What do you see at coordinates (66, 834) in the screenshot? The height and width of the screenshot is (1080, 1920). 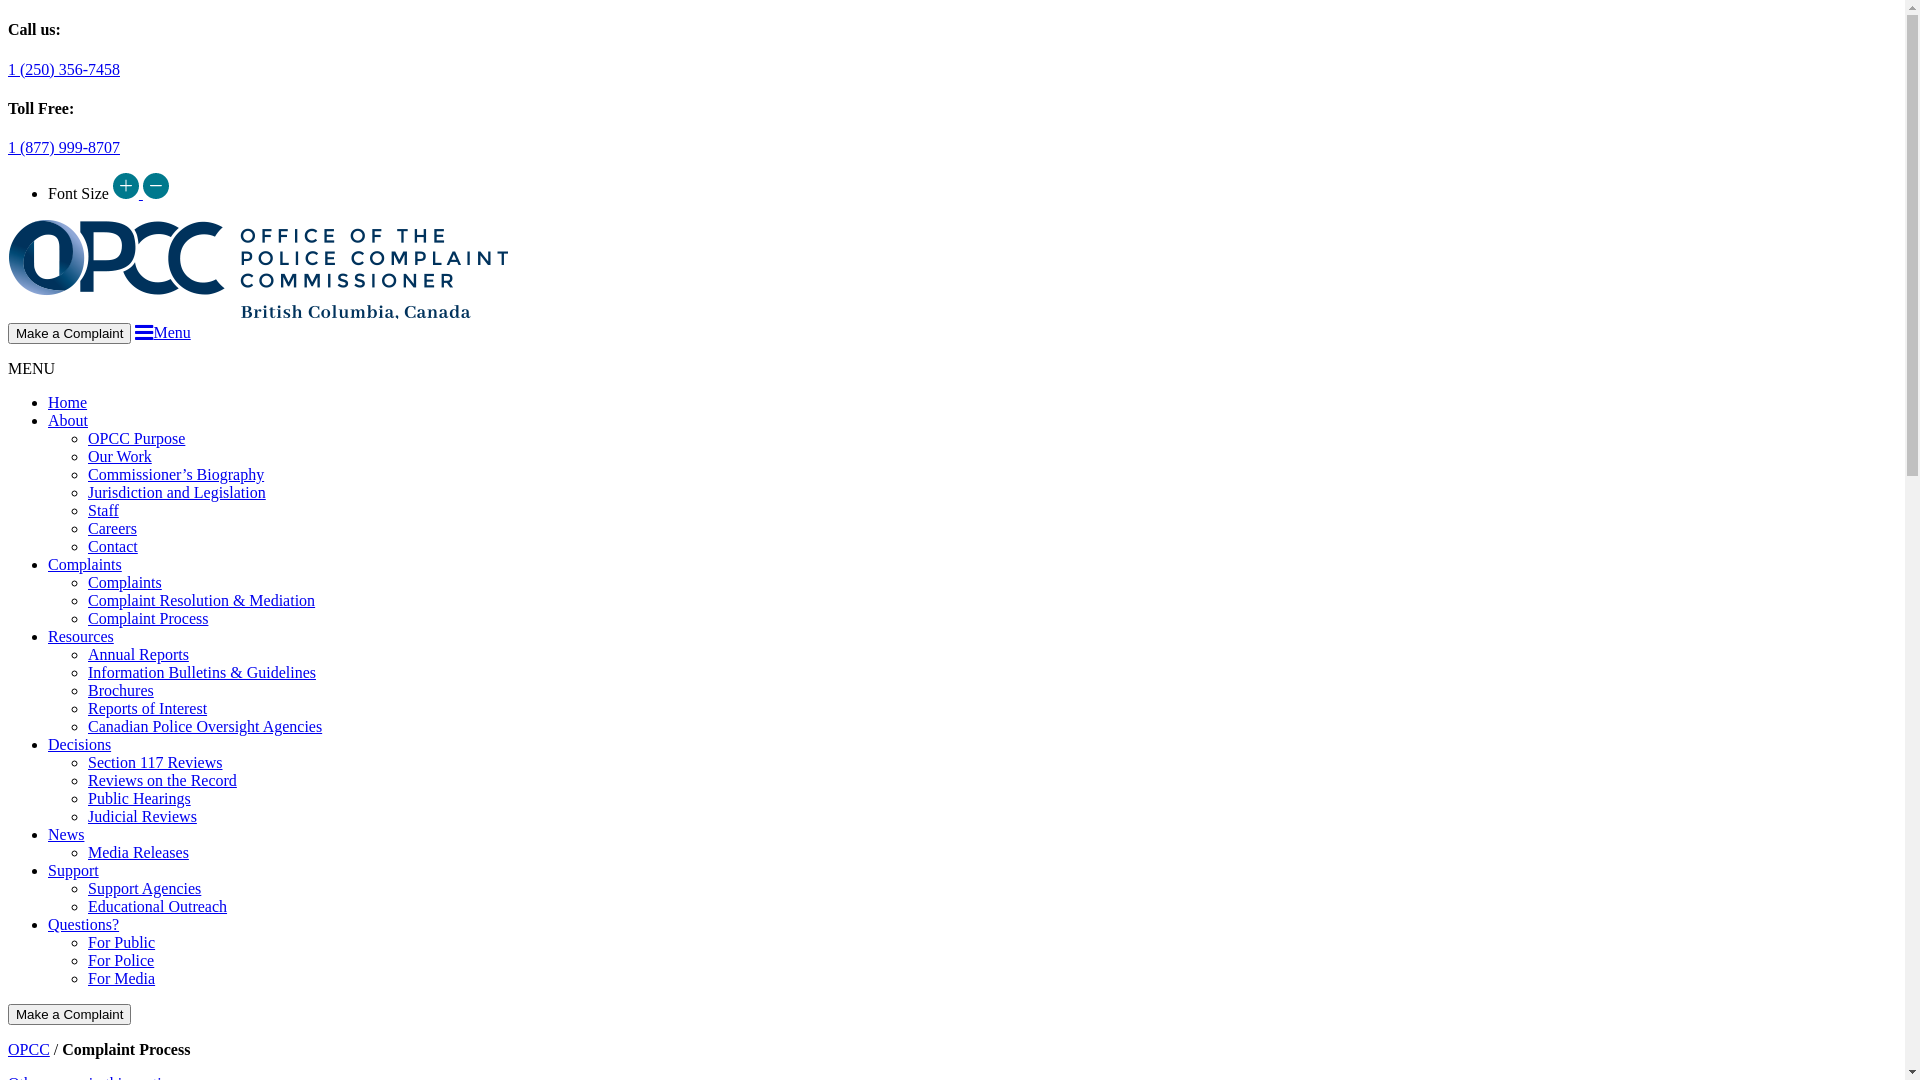 I see `'News'` at bounding box center [66, 834].